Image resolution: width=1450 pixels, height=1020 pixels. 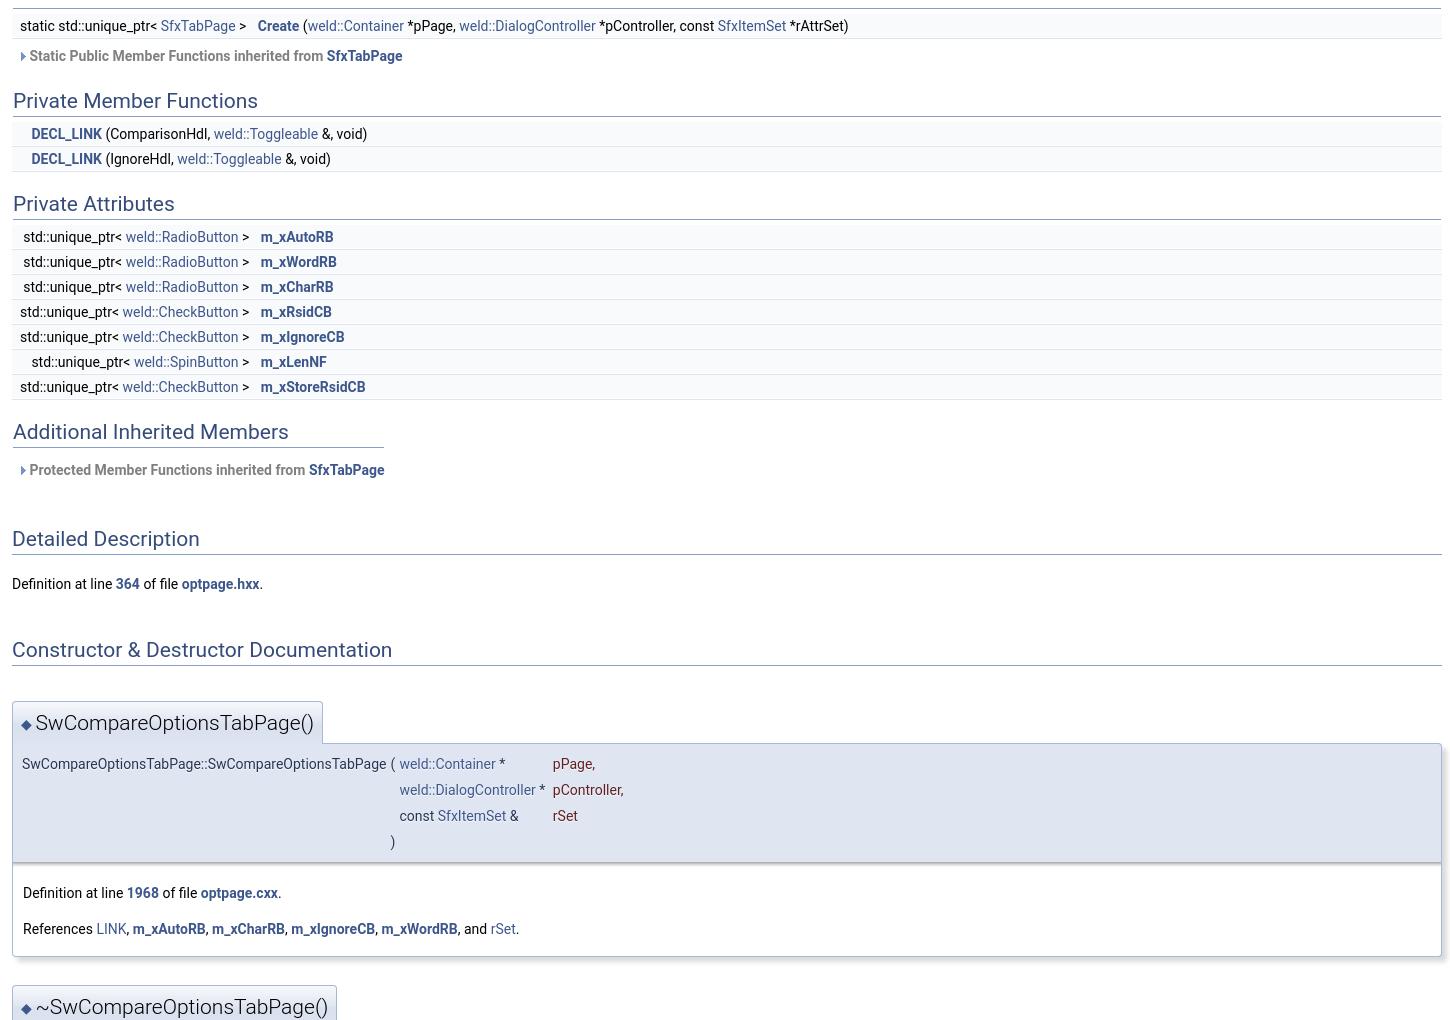 I want to click on 'SwCompareOptionsTabPage::SwCompareOptionsTabPage', so click(x=203, y=763).